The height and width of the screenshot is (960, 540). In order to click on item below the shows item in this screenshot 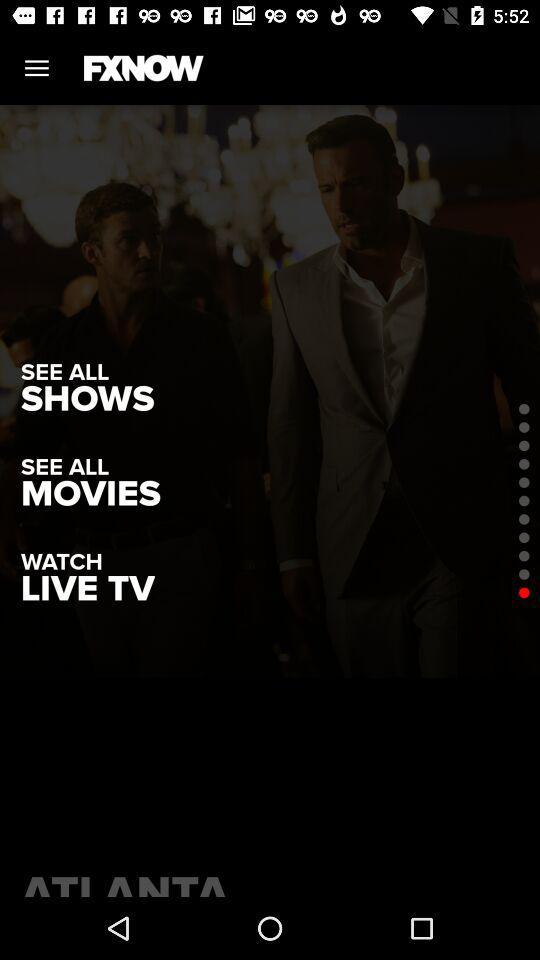, I will do `click(89, 493)`.